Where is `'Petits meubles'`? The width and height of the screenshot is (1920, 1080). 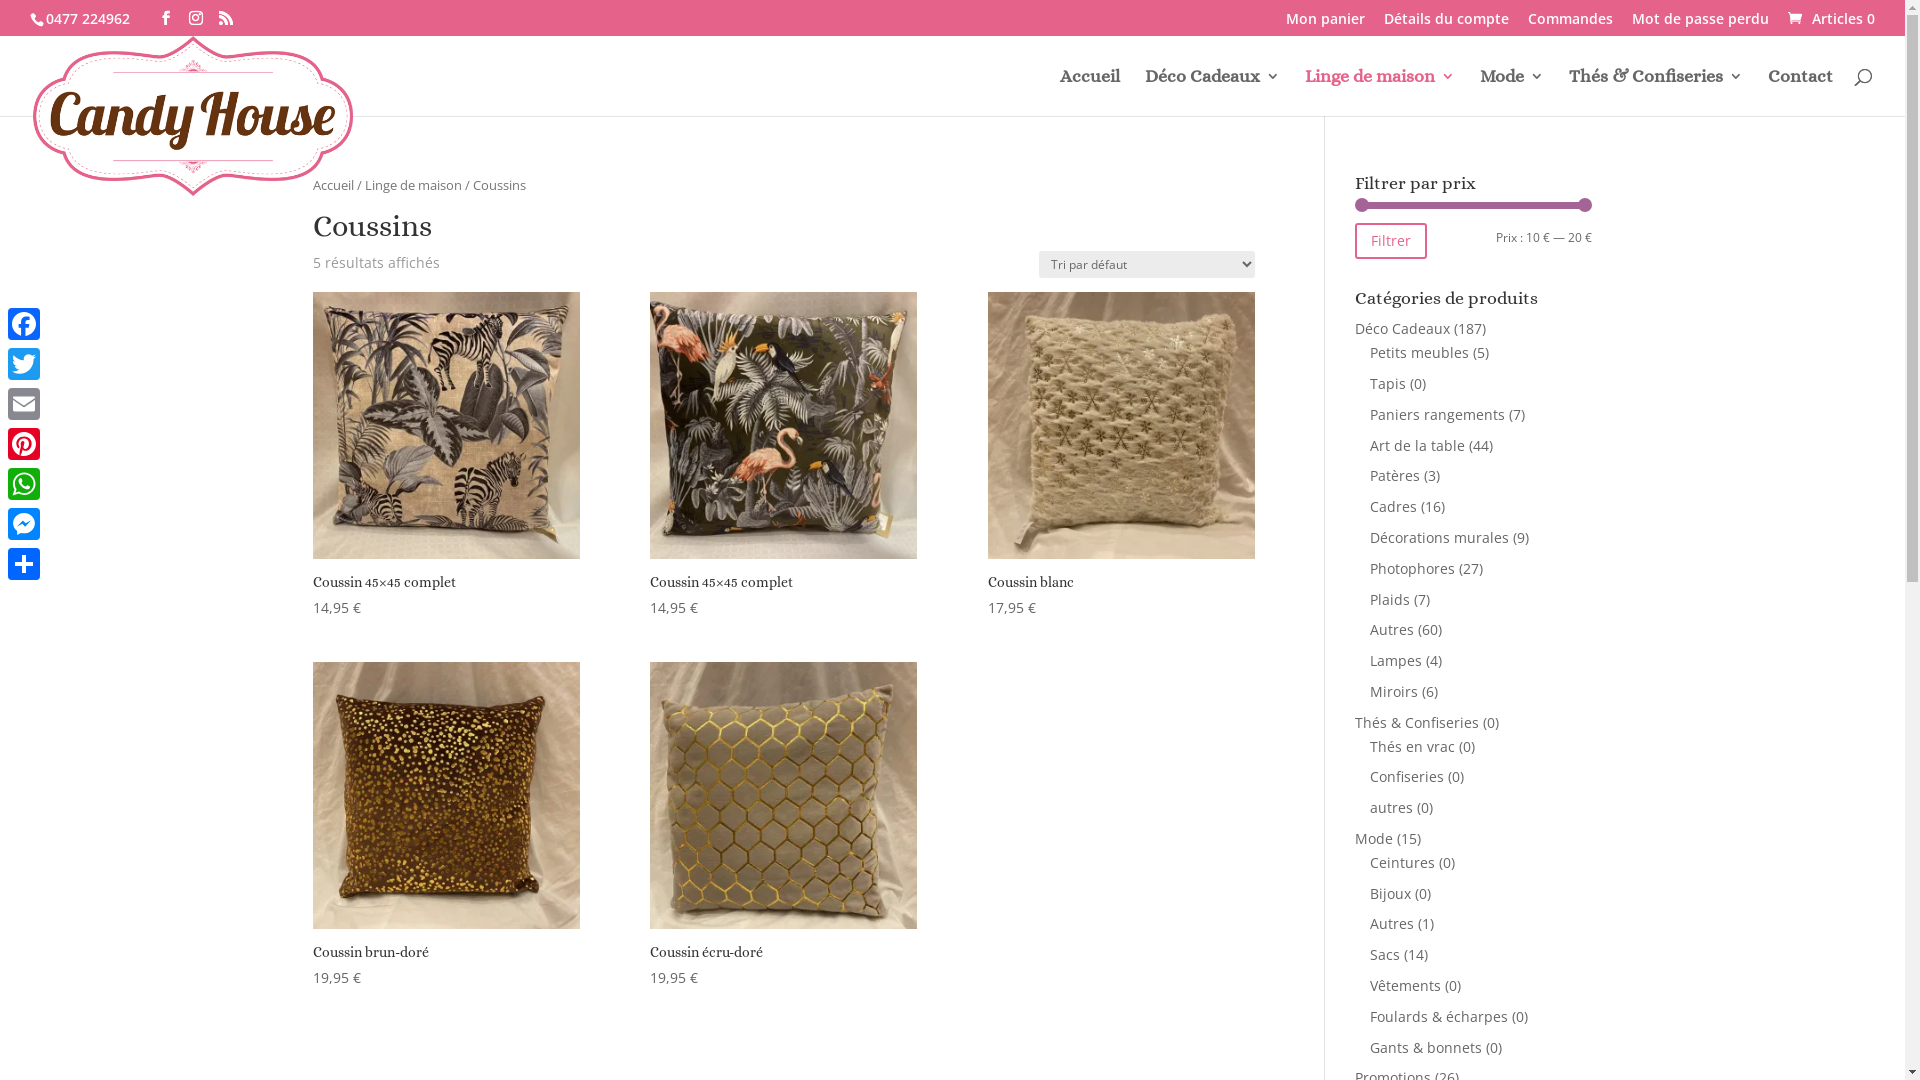
'Petits meubles' is located at coordinates (1418, 351).